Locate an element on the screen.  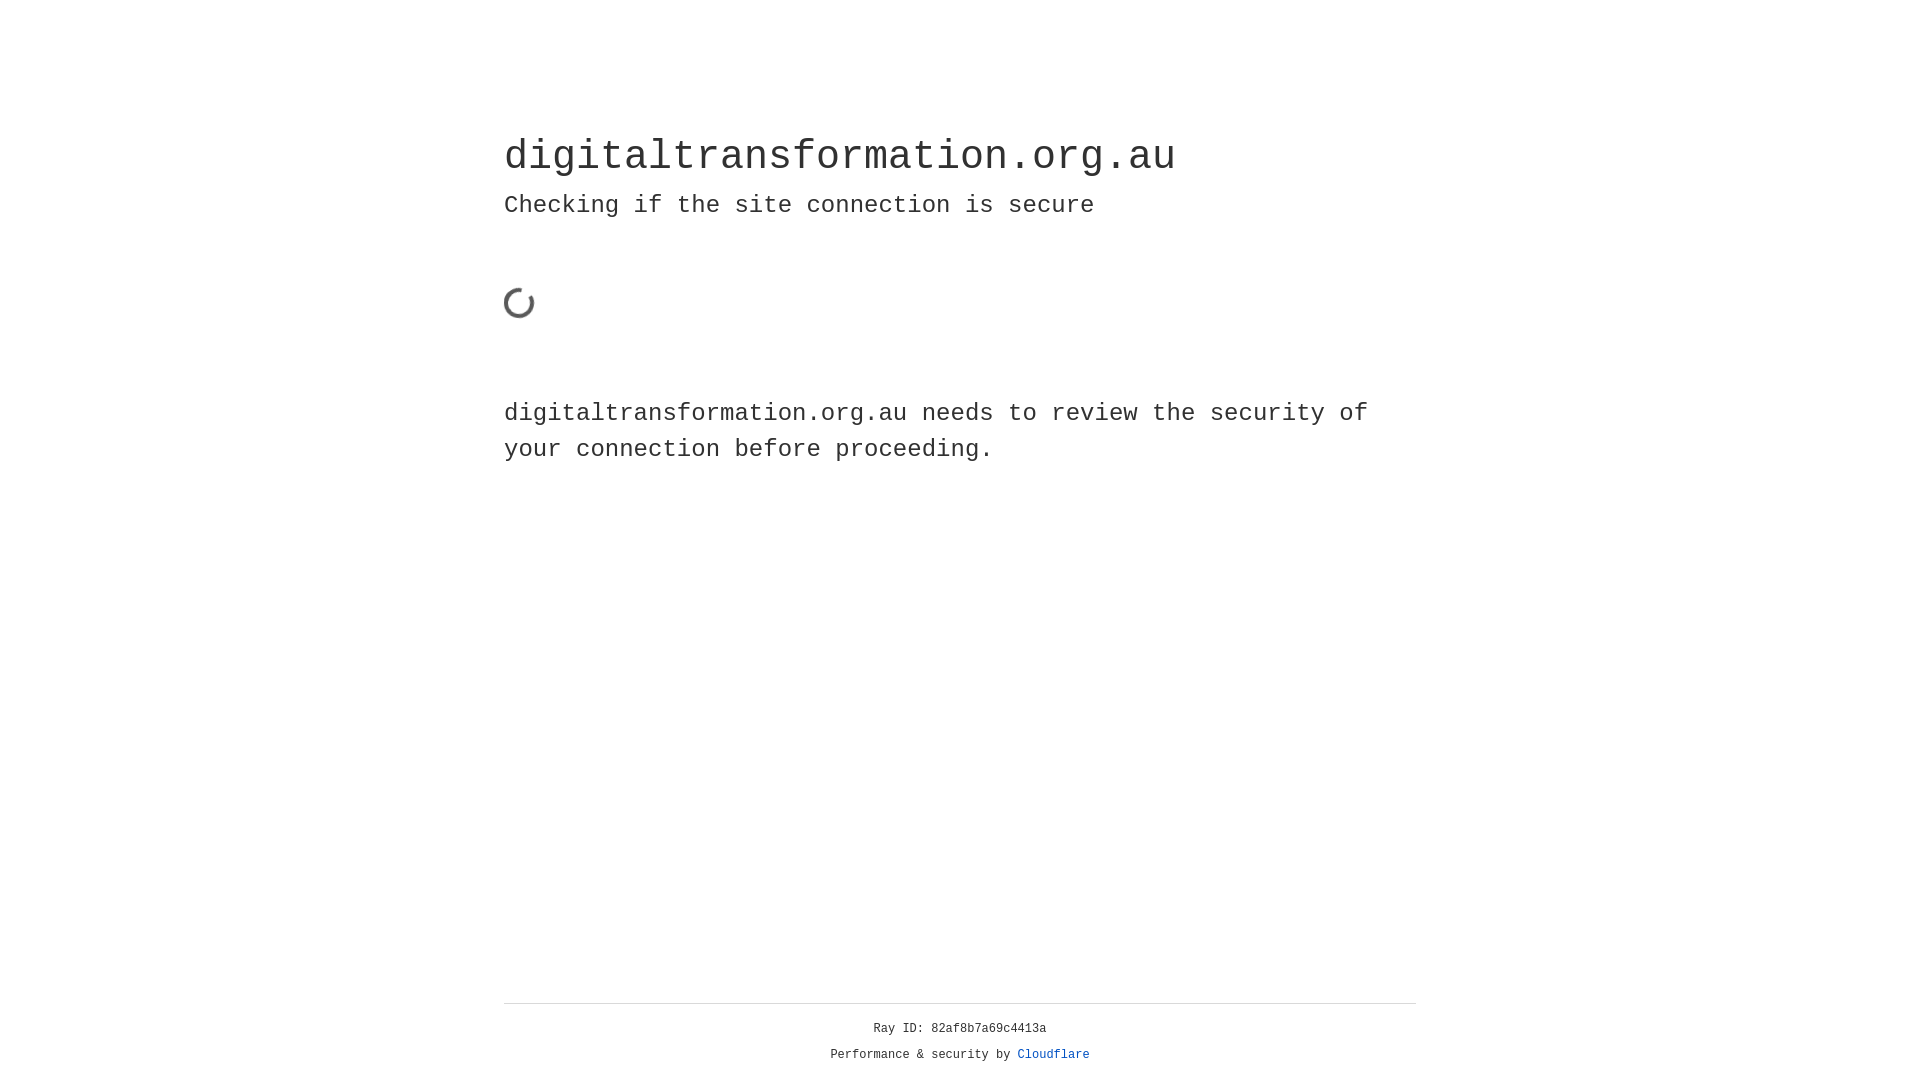
'Cloudflare' is located at coordinates (1053, 1054).